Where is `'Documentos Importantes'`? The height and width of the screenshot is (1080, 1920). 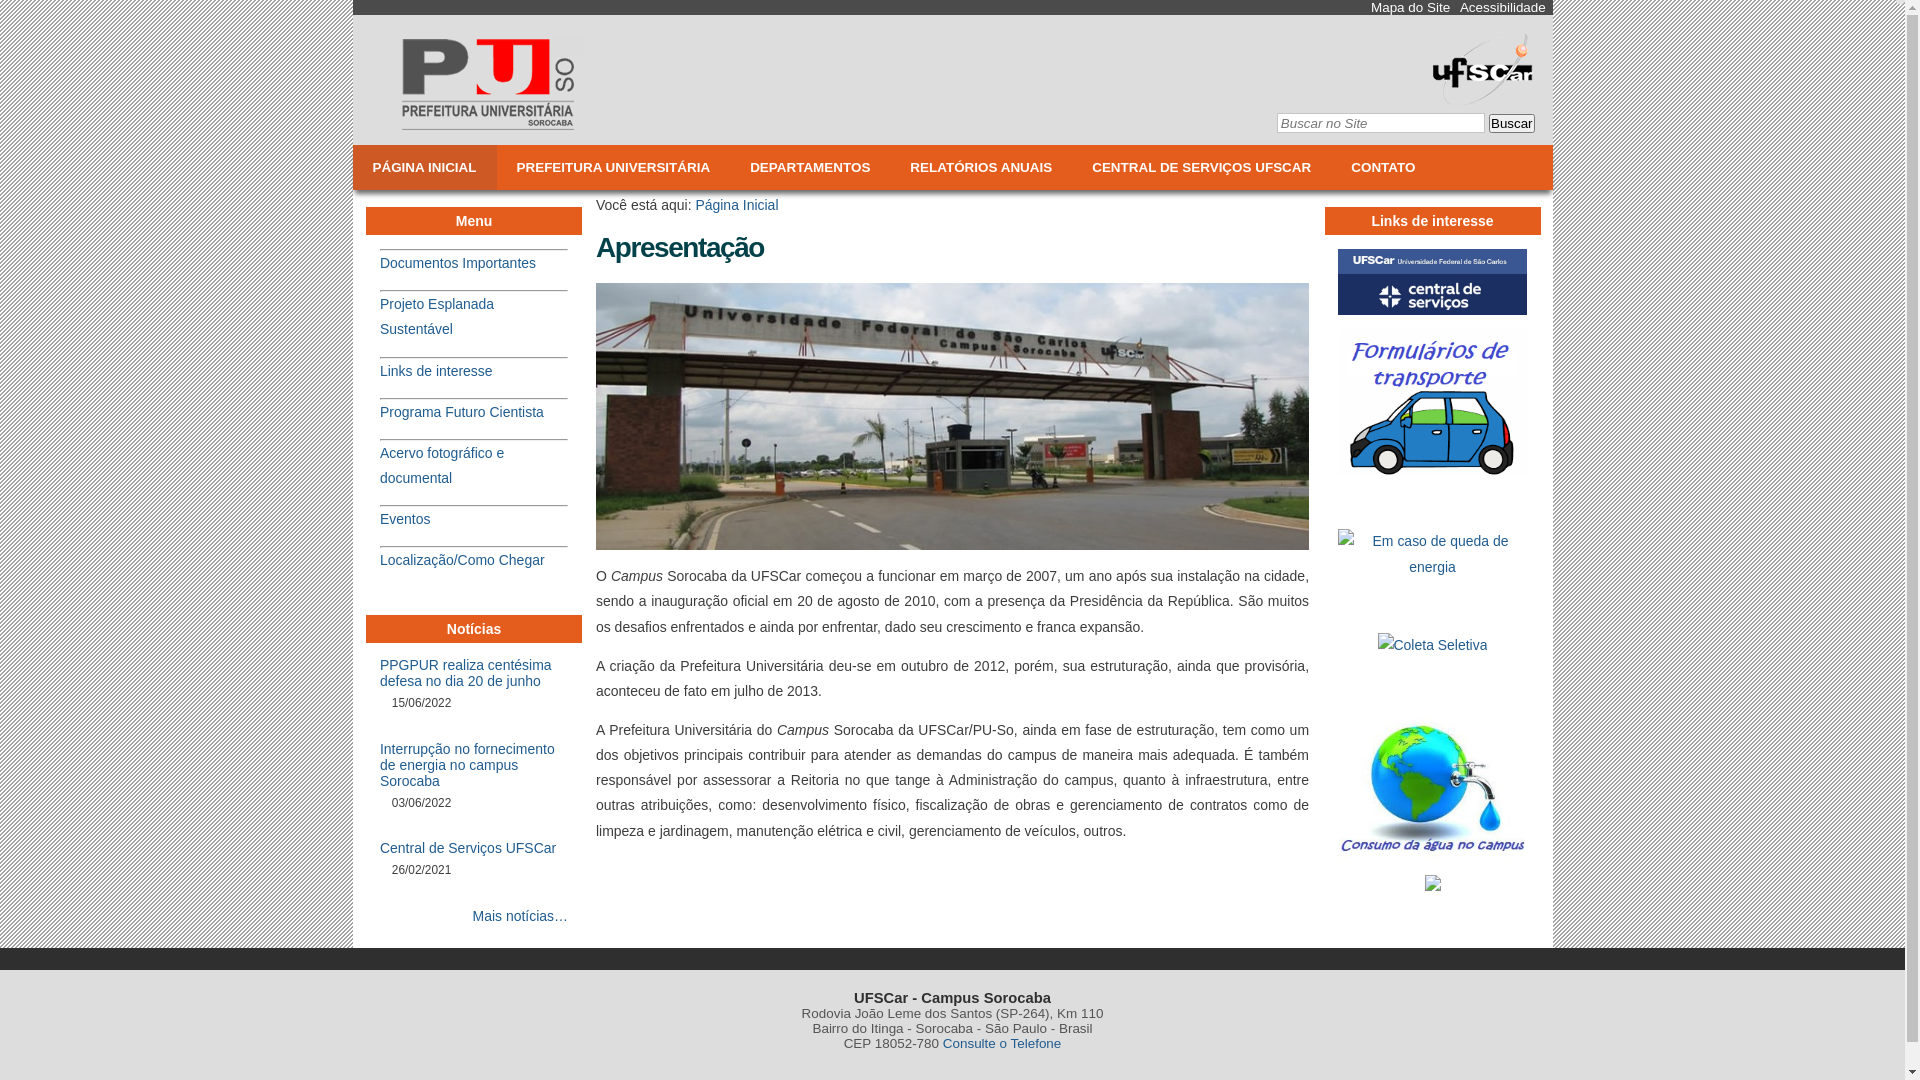 'Documentos Importantes' is located at coordinates (456, 261).